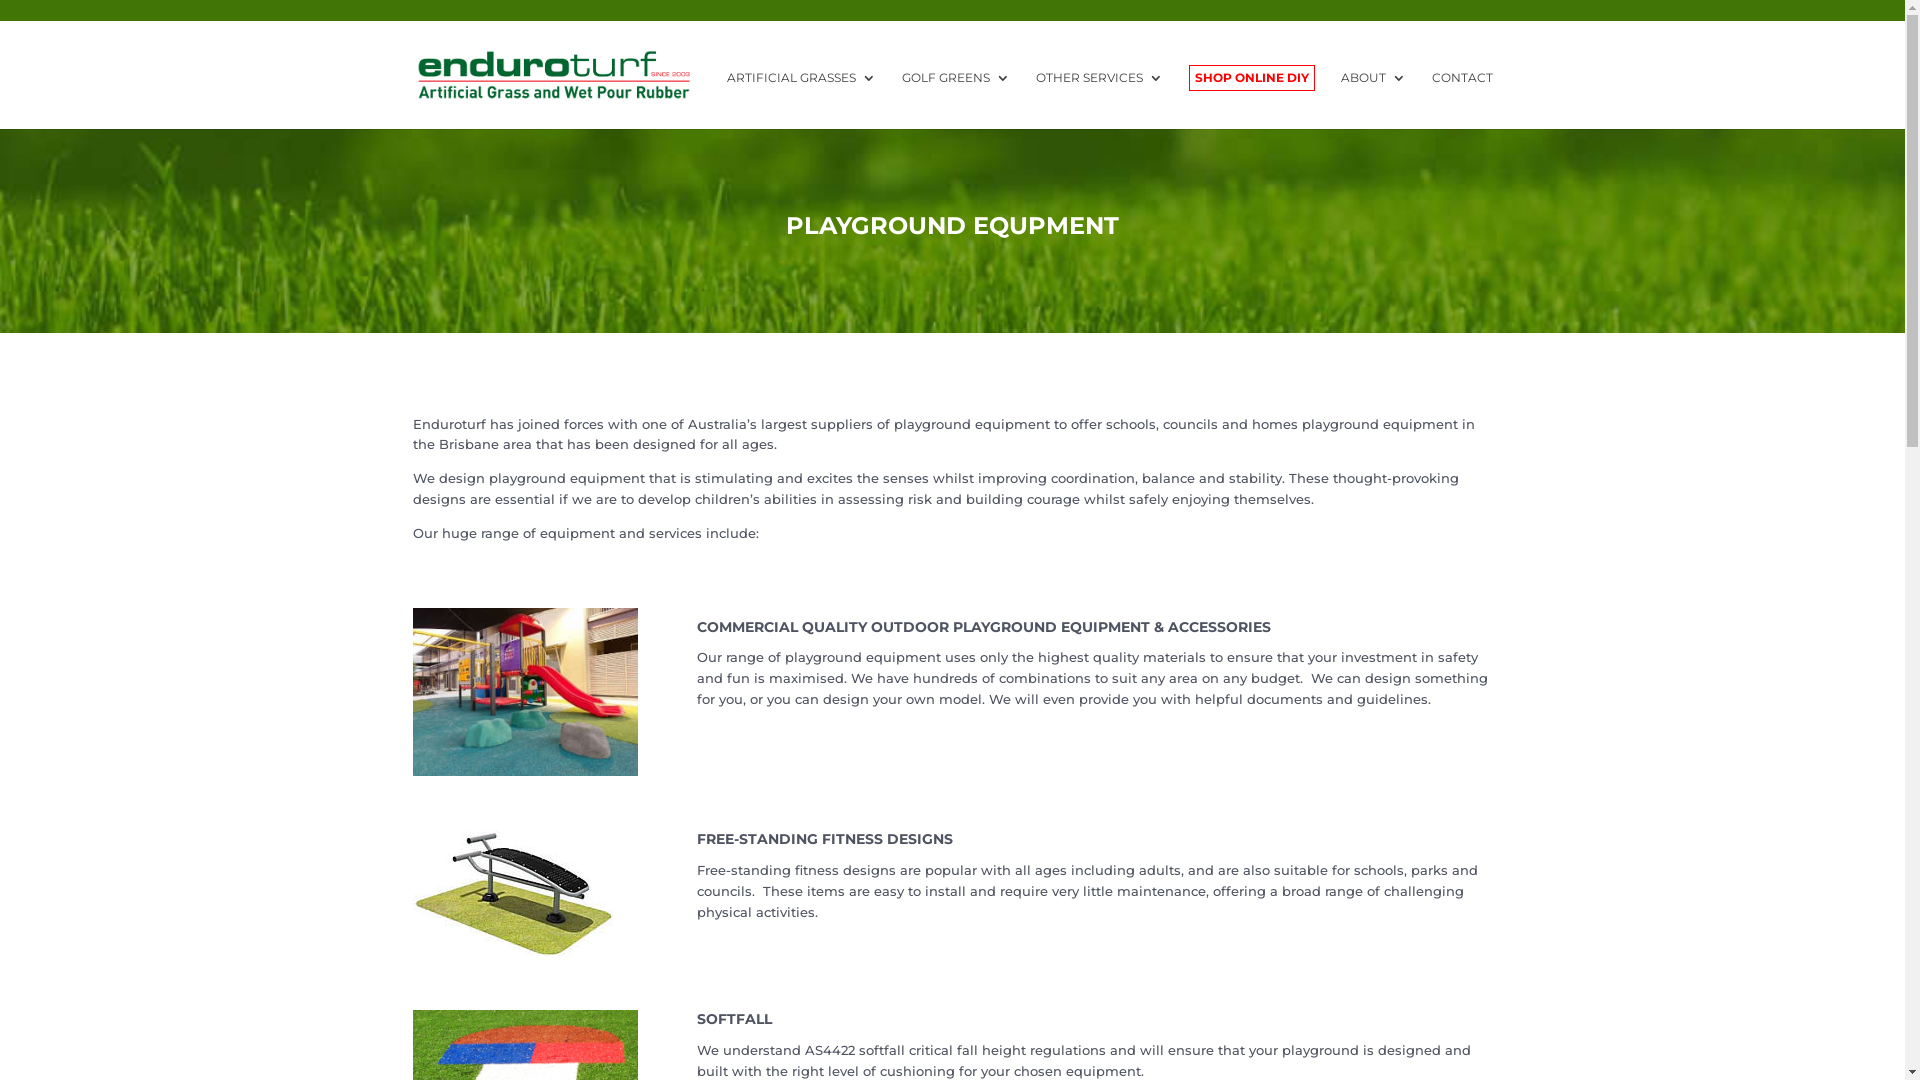 This screenshot has height=1080, width=1920. What do you see at coordinates (1371, 100) in the screenshot?
I see `'ABOUT'` at bounding box center [1371, 100].